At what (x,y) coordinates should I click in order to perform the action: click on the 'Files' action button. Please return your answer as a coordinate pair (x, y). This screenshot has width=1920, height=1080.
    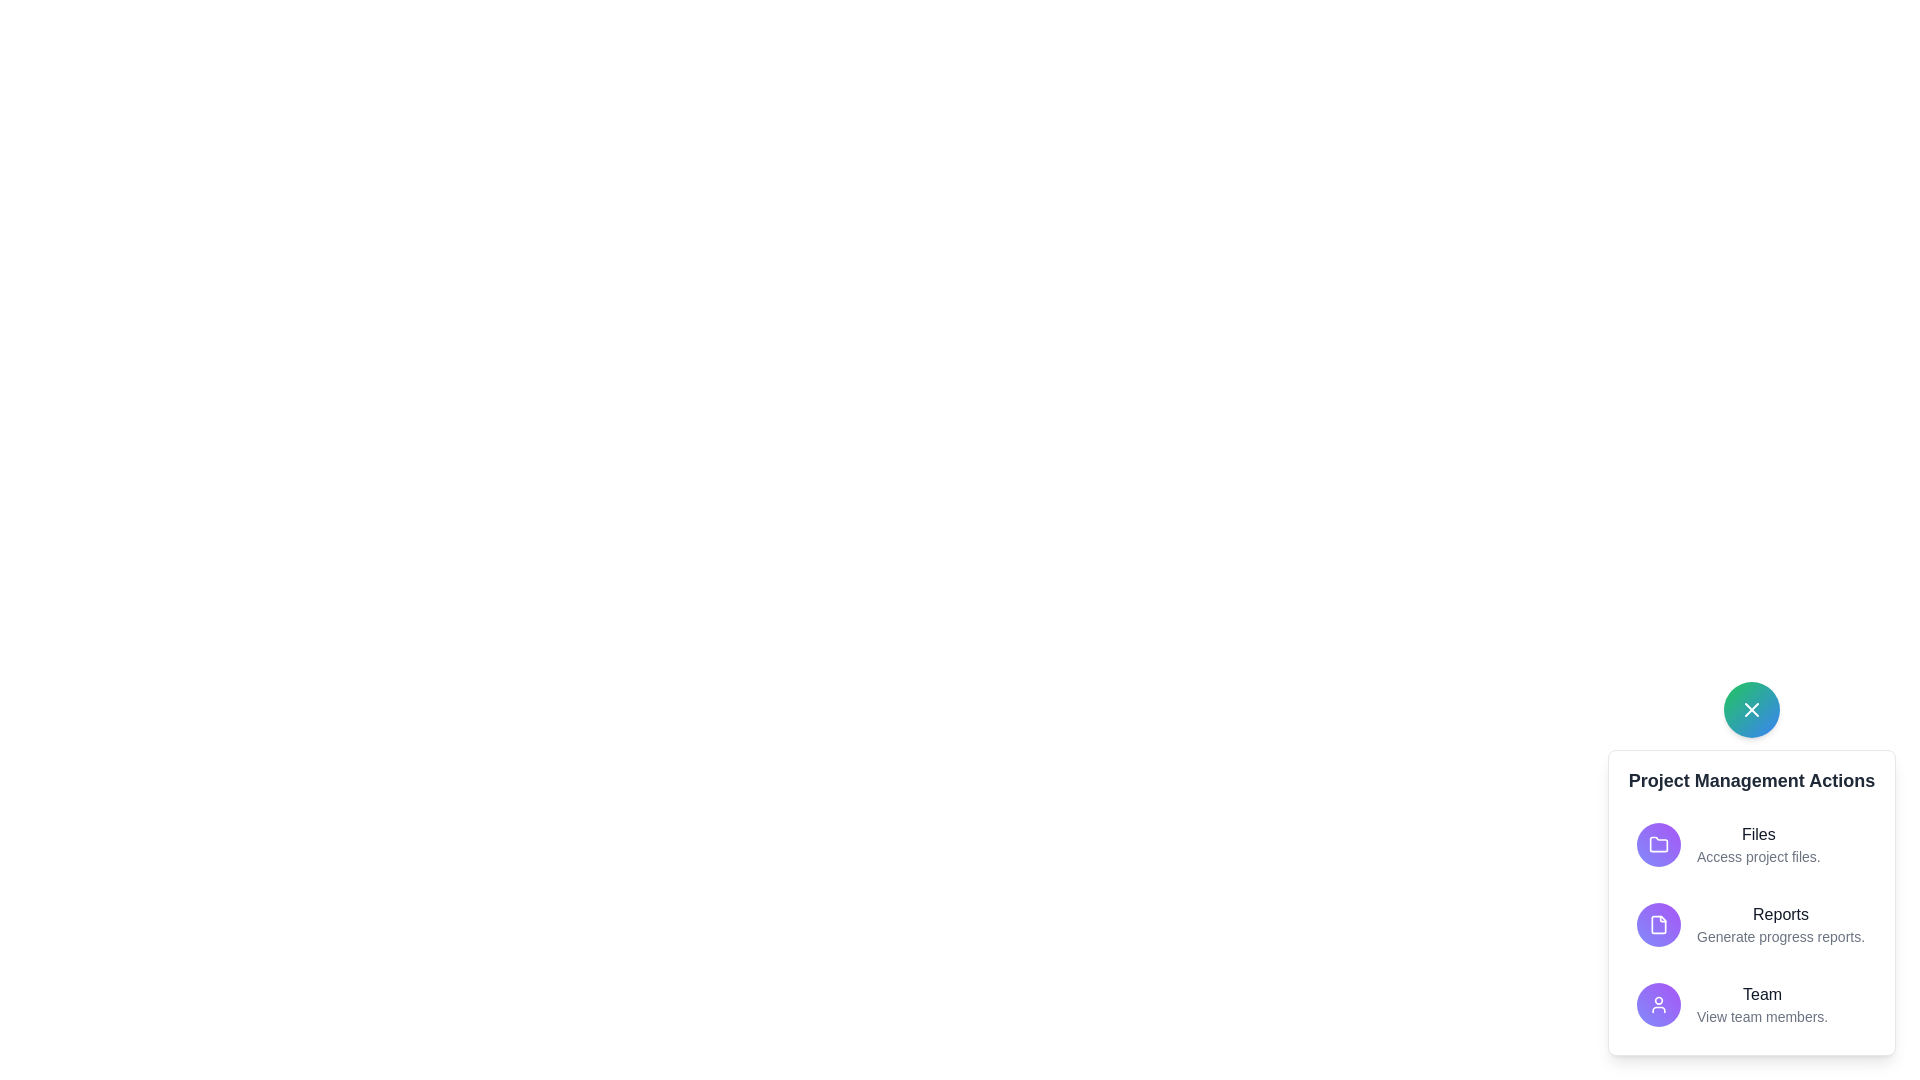
    Looking at the image, I should click on (1751, 844).